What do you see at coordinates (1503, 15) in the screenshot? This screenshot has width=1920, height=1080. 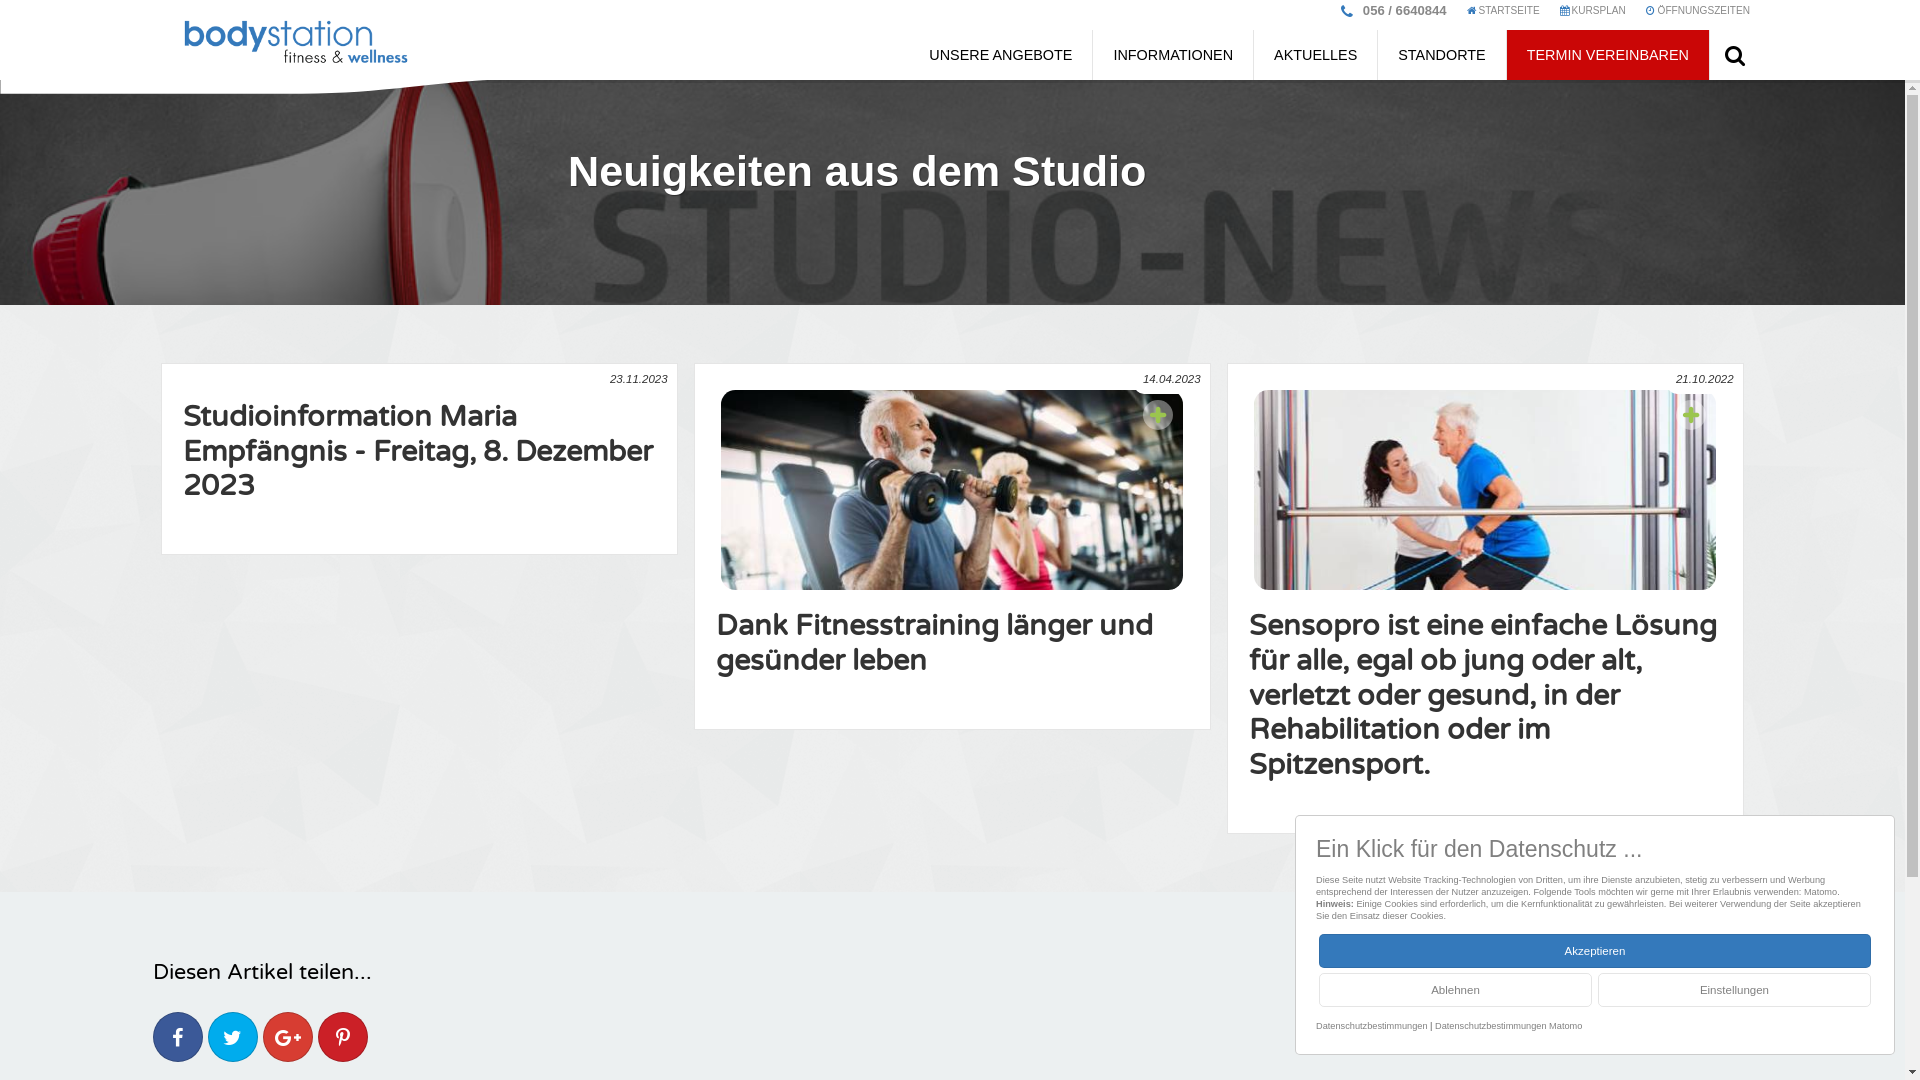 I see `'STARTSEITE'` at bounding box center [1503, 15].